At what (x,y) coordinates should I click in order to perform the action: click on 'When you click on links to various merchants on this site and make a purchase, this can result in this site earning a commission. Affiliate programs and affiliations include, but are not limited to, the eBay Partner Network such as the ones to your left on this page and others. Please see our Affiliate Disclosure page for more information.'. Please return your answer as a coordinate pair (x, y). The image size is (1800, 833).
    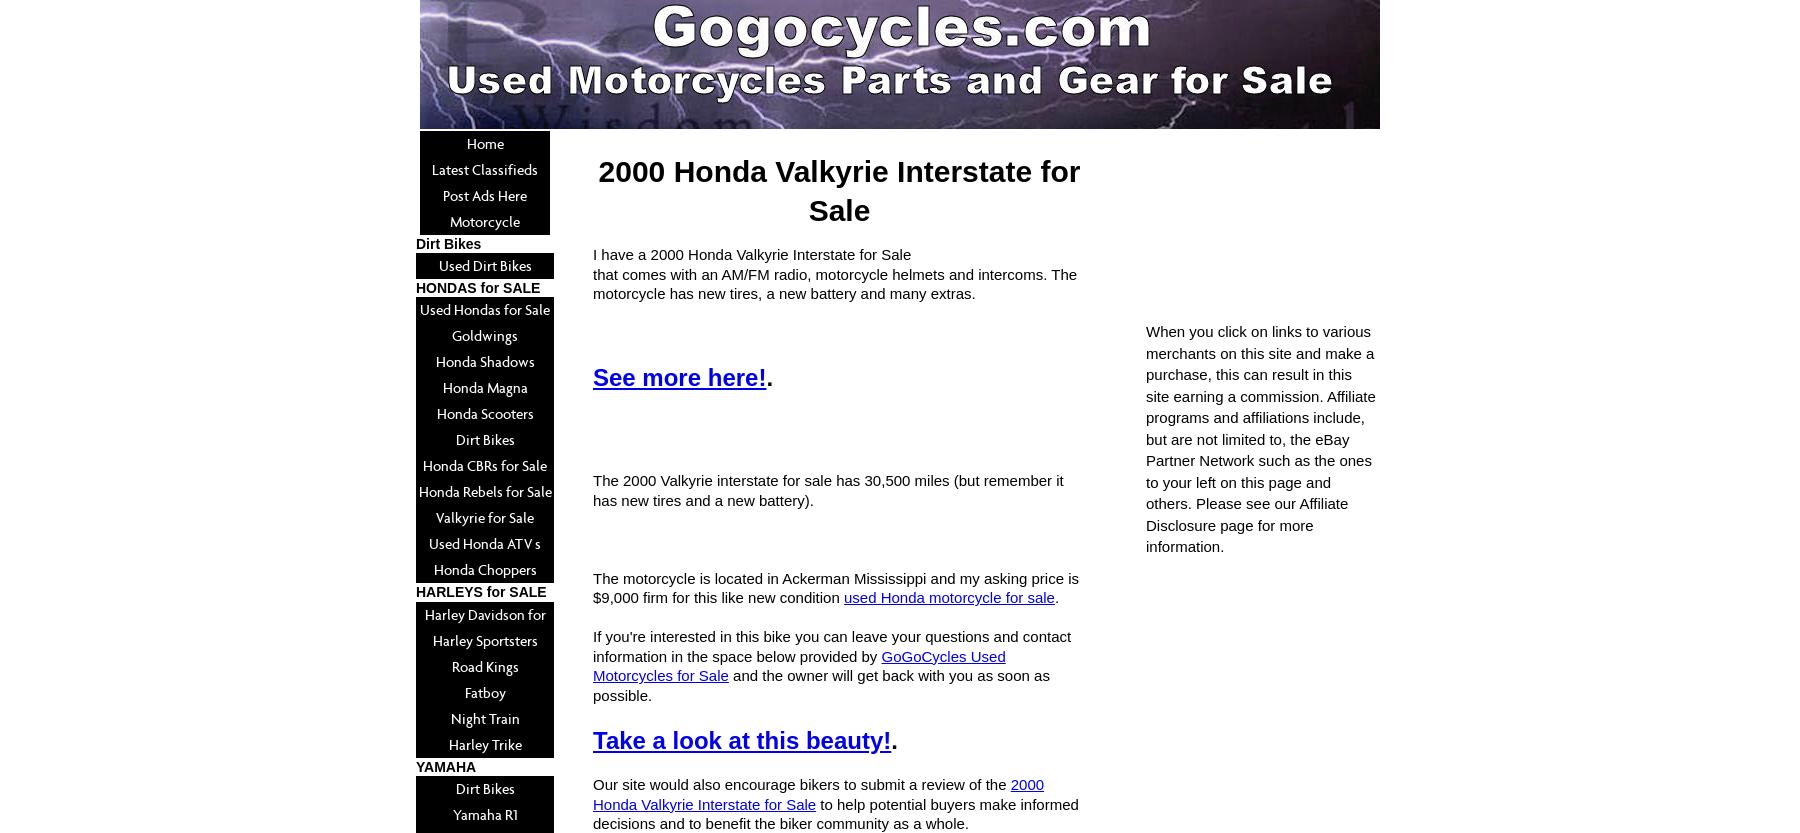
    Looking at the image, I should click on (1260, 437).